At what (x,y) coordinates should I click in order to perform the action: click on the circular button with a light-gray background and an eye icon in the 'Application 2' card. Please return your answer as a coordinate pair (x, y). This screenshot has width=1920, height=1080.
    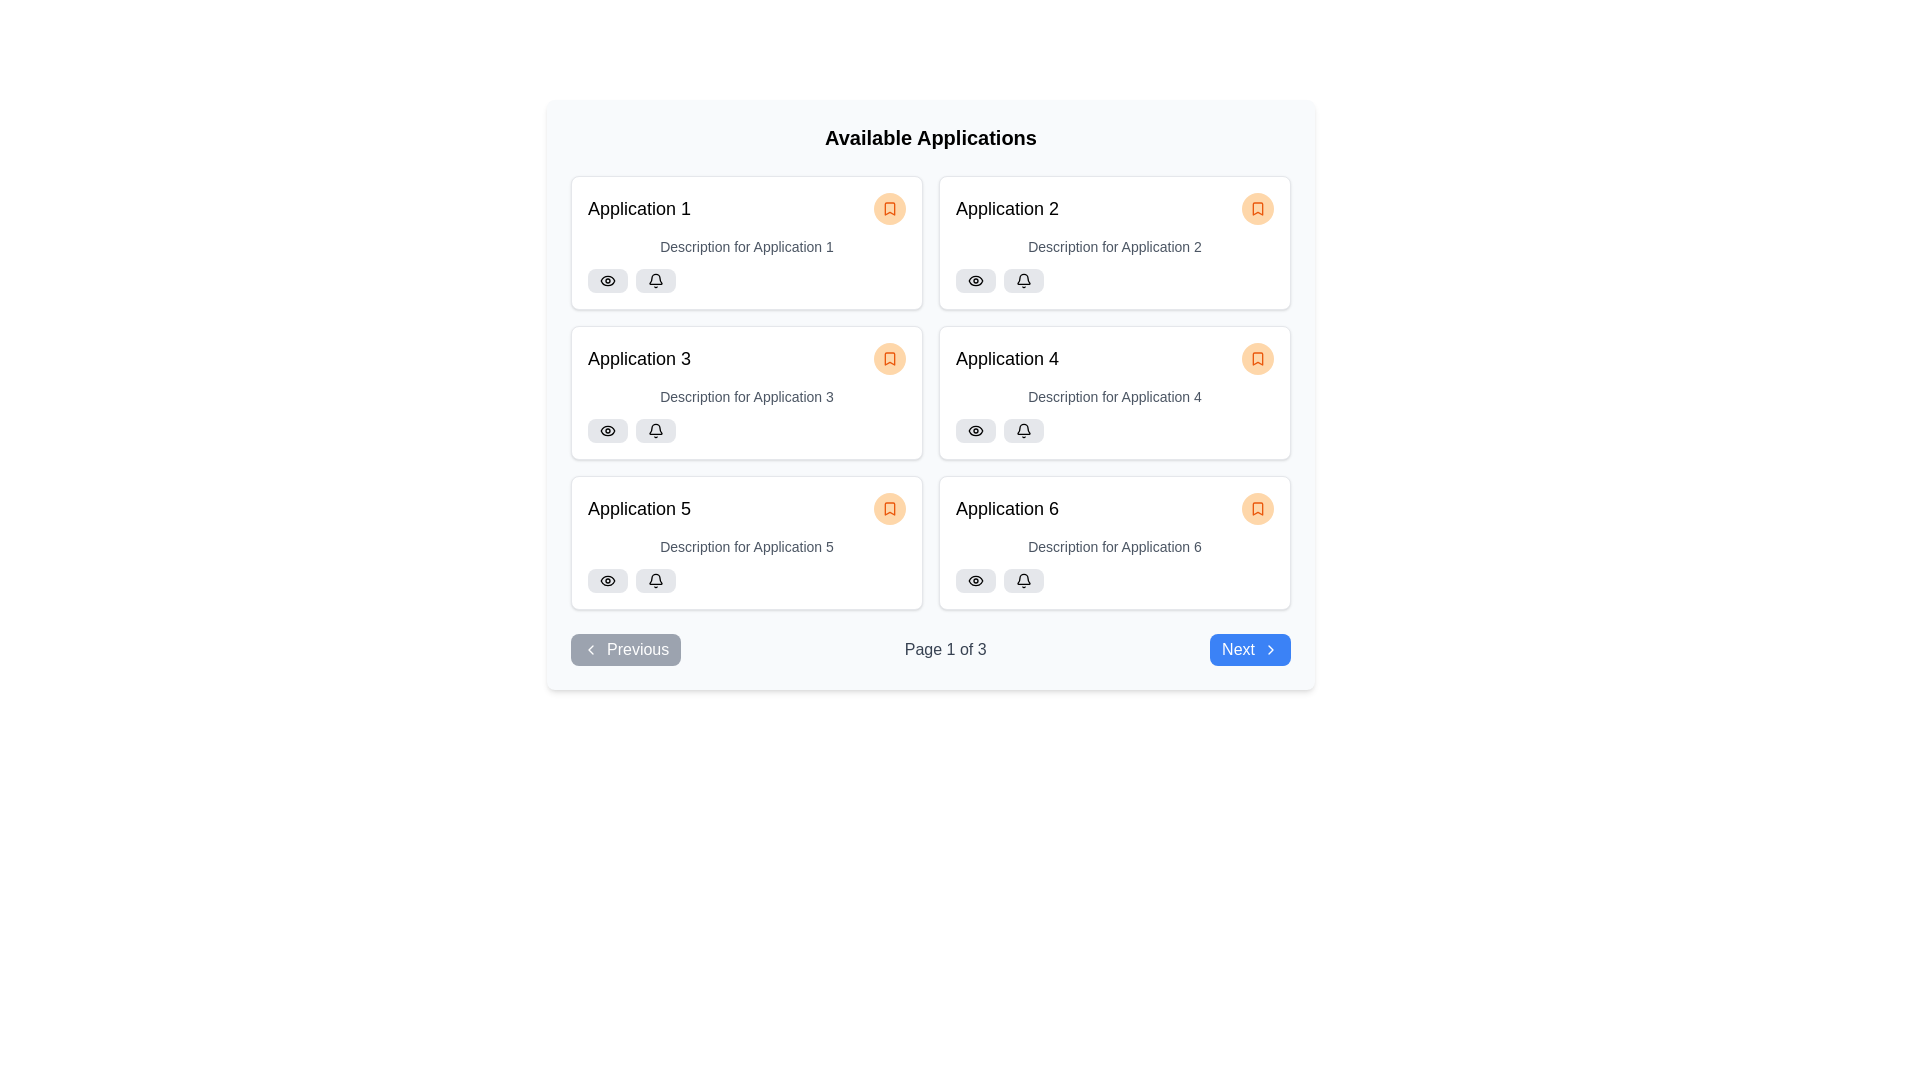
    Looking at the image, I should click on (975, 281).